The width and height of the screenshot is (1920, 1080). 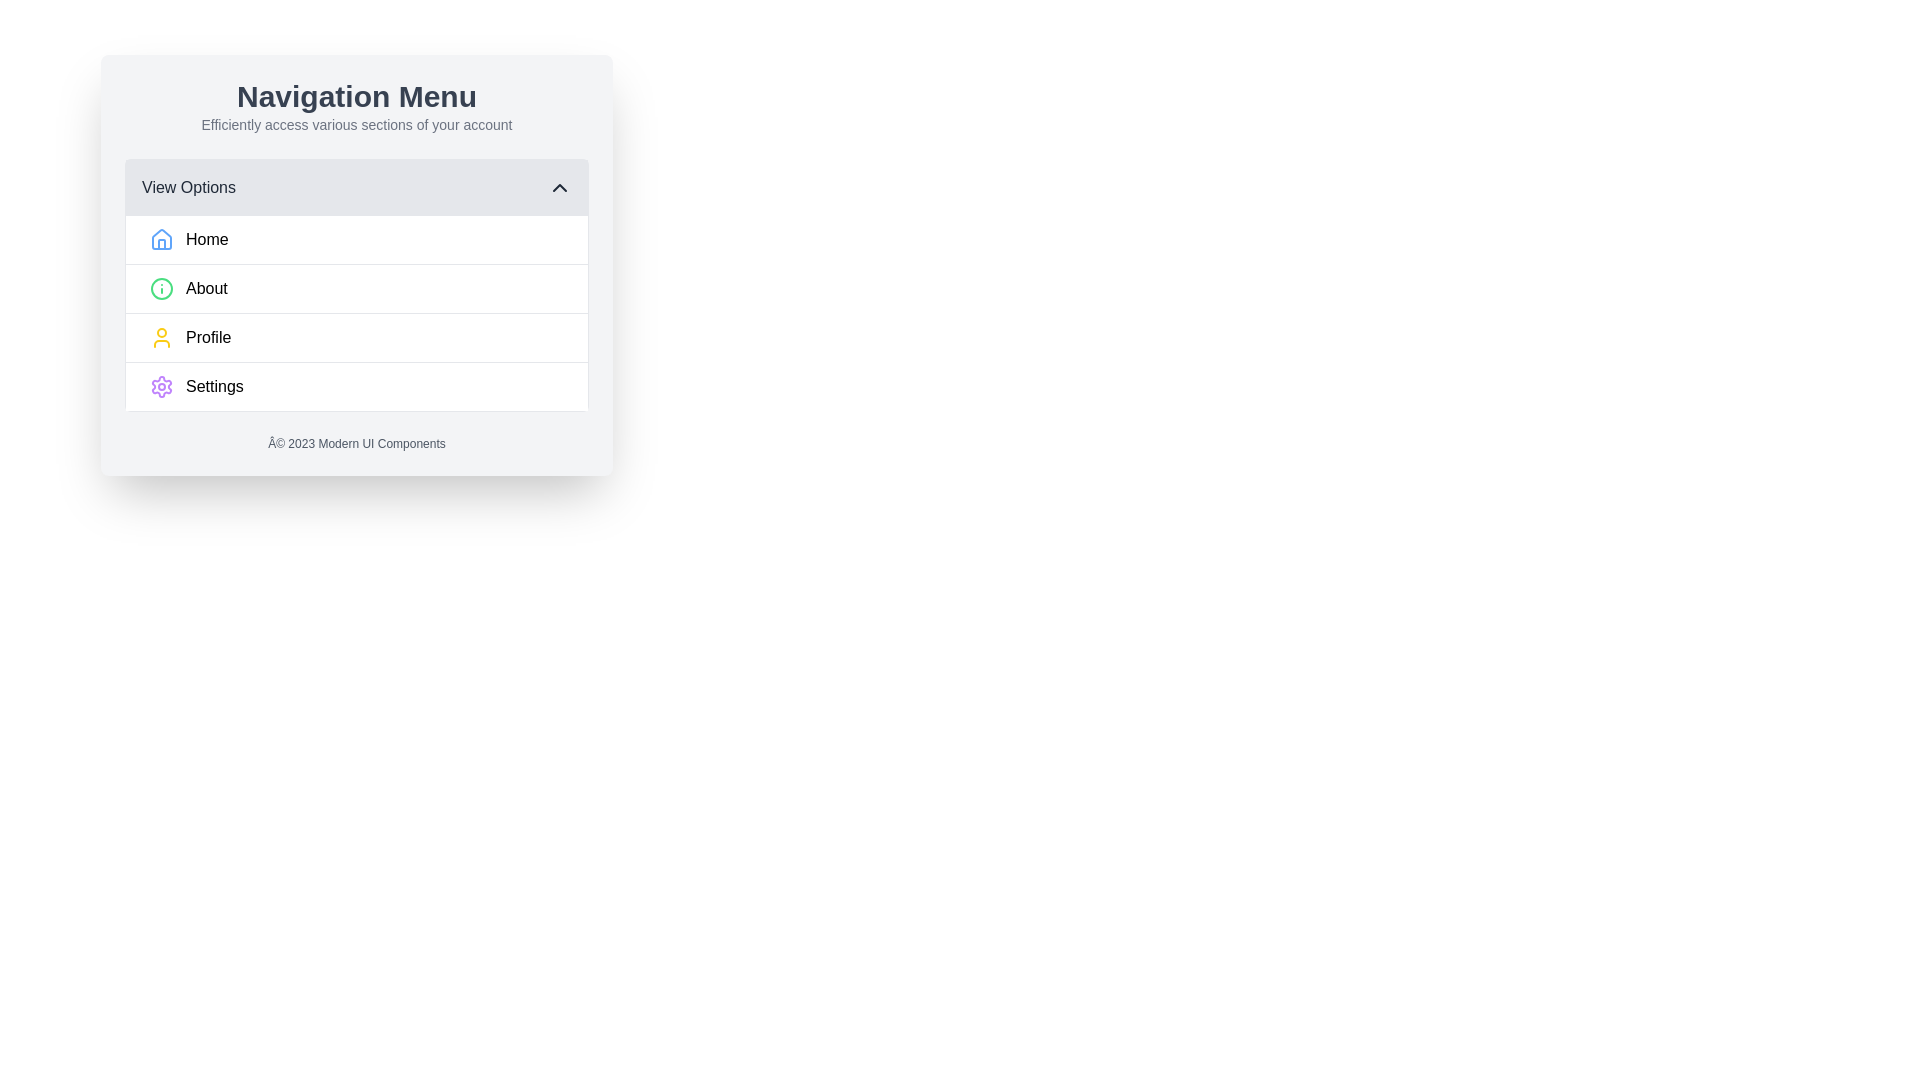 What do you see at coordinates (188, 188) in the screenshot?
I see `the Text label that serves as a title in the navigation menu, indicating its role as a toggle for additional options` at bounding box center [188, 188].